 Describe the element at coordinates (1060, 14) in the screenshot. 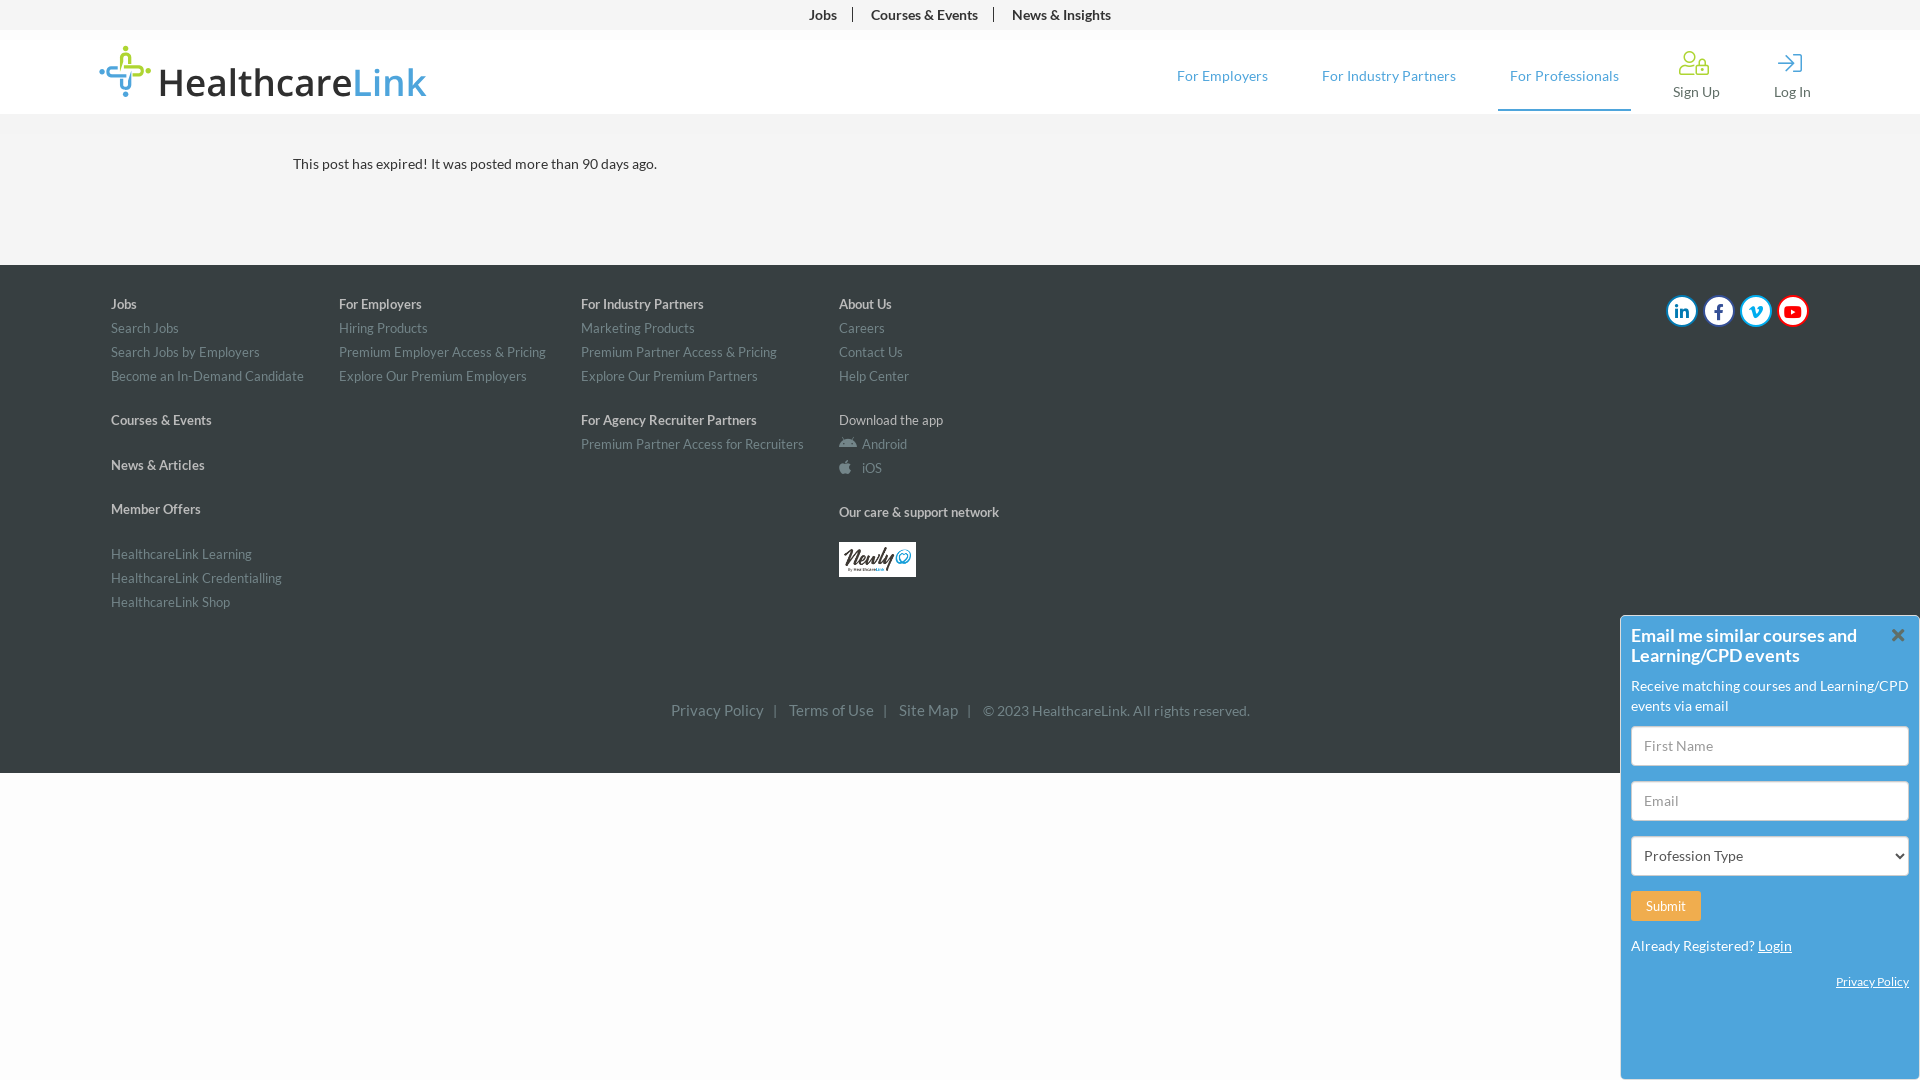

I see `'News & Insights'` at that location.